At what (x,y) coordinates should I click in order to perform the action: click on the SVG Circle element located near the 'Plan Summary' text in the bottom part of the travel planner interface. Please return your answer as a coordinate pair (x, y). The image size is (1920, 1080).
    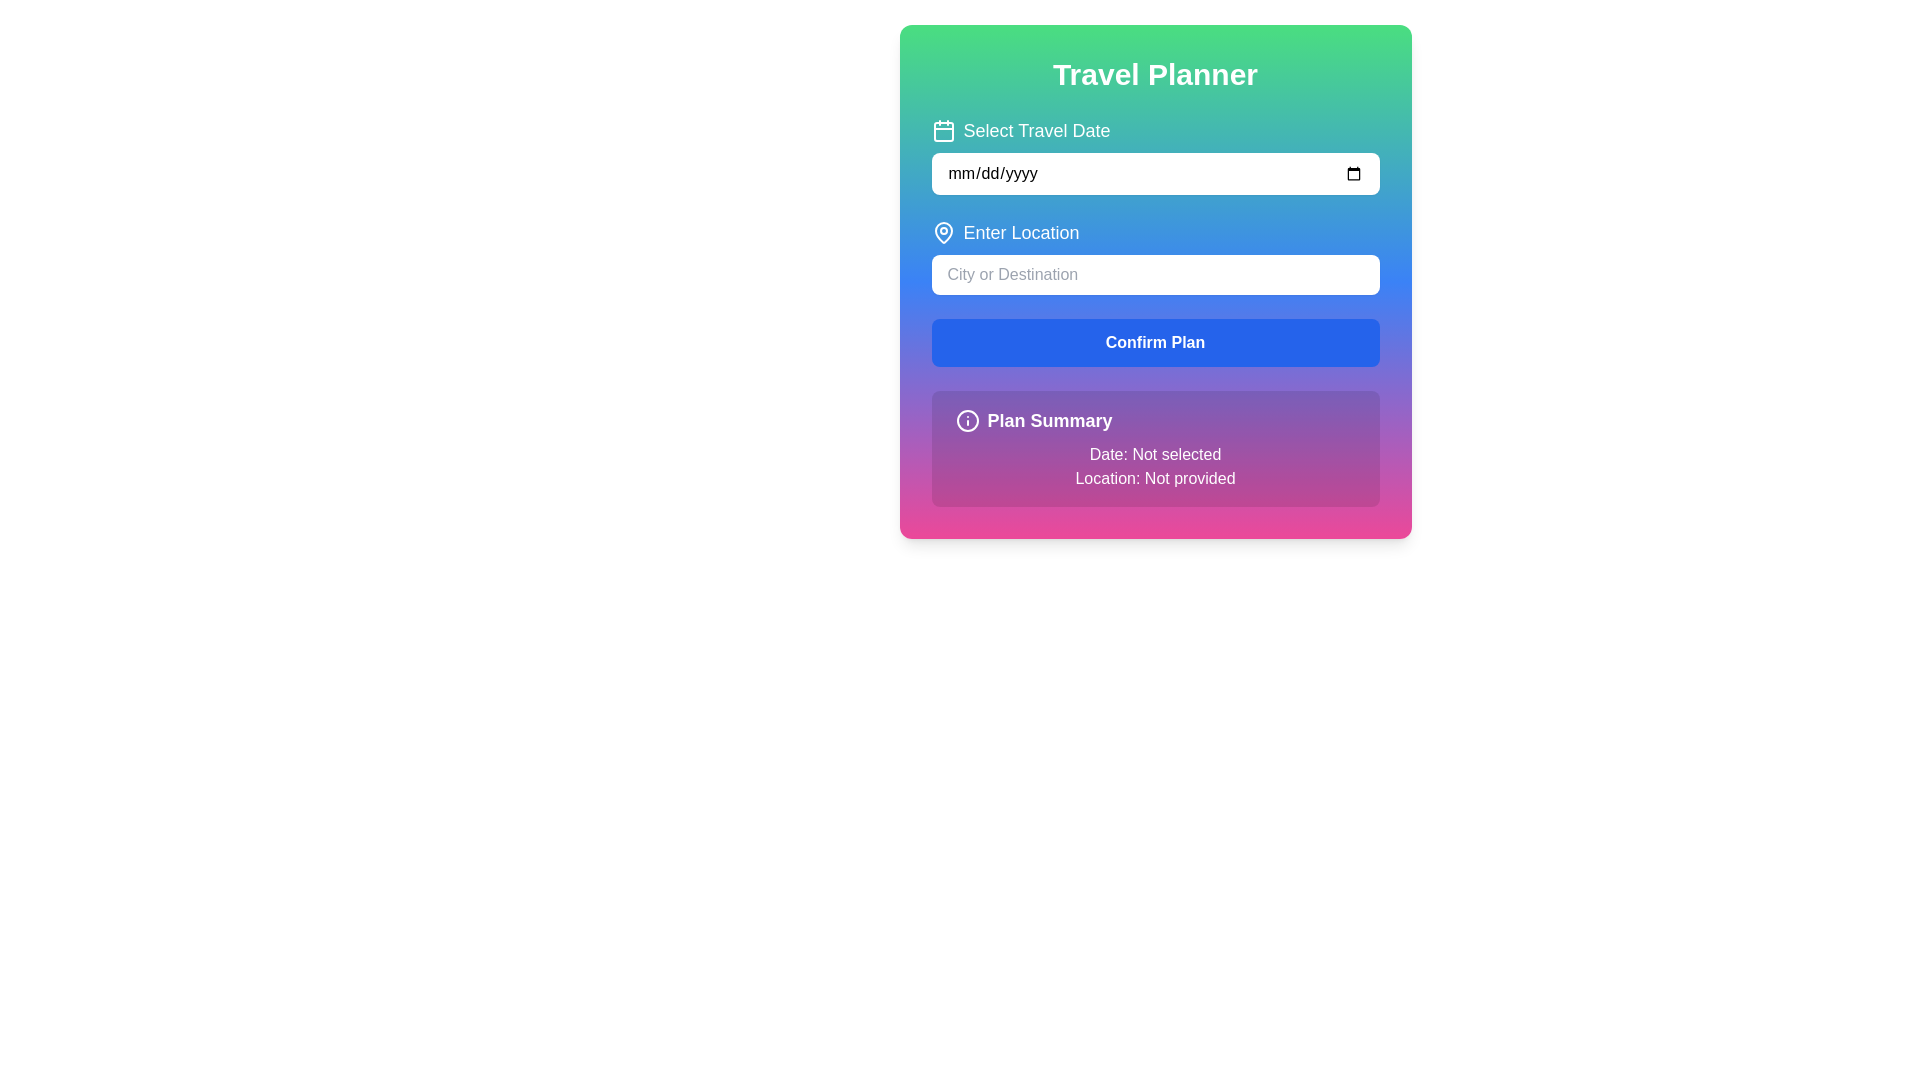
    Looking at the image, I should click on (967, 419).